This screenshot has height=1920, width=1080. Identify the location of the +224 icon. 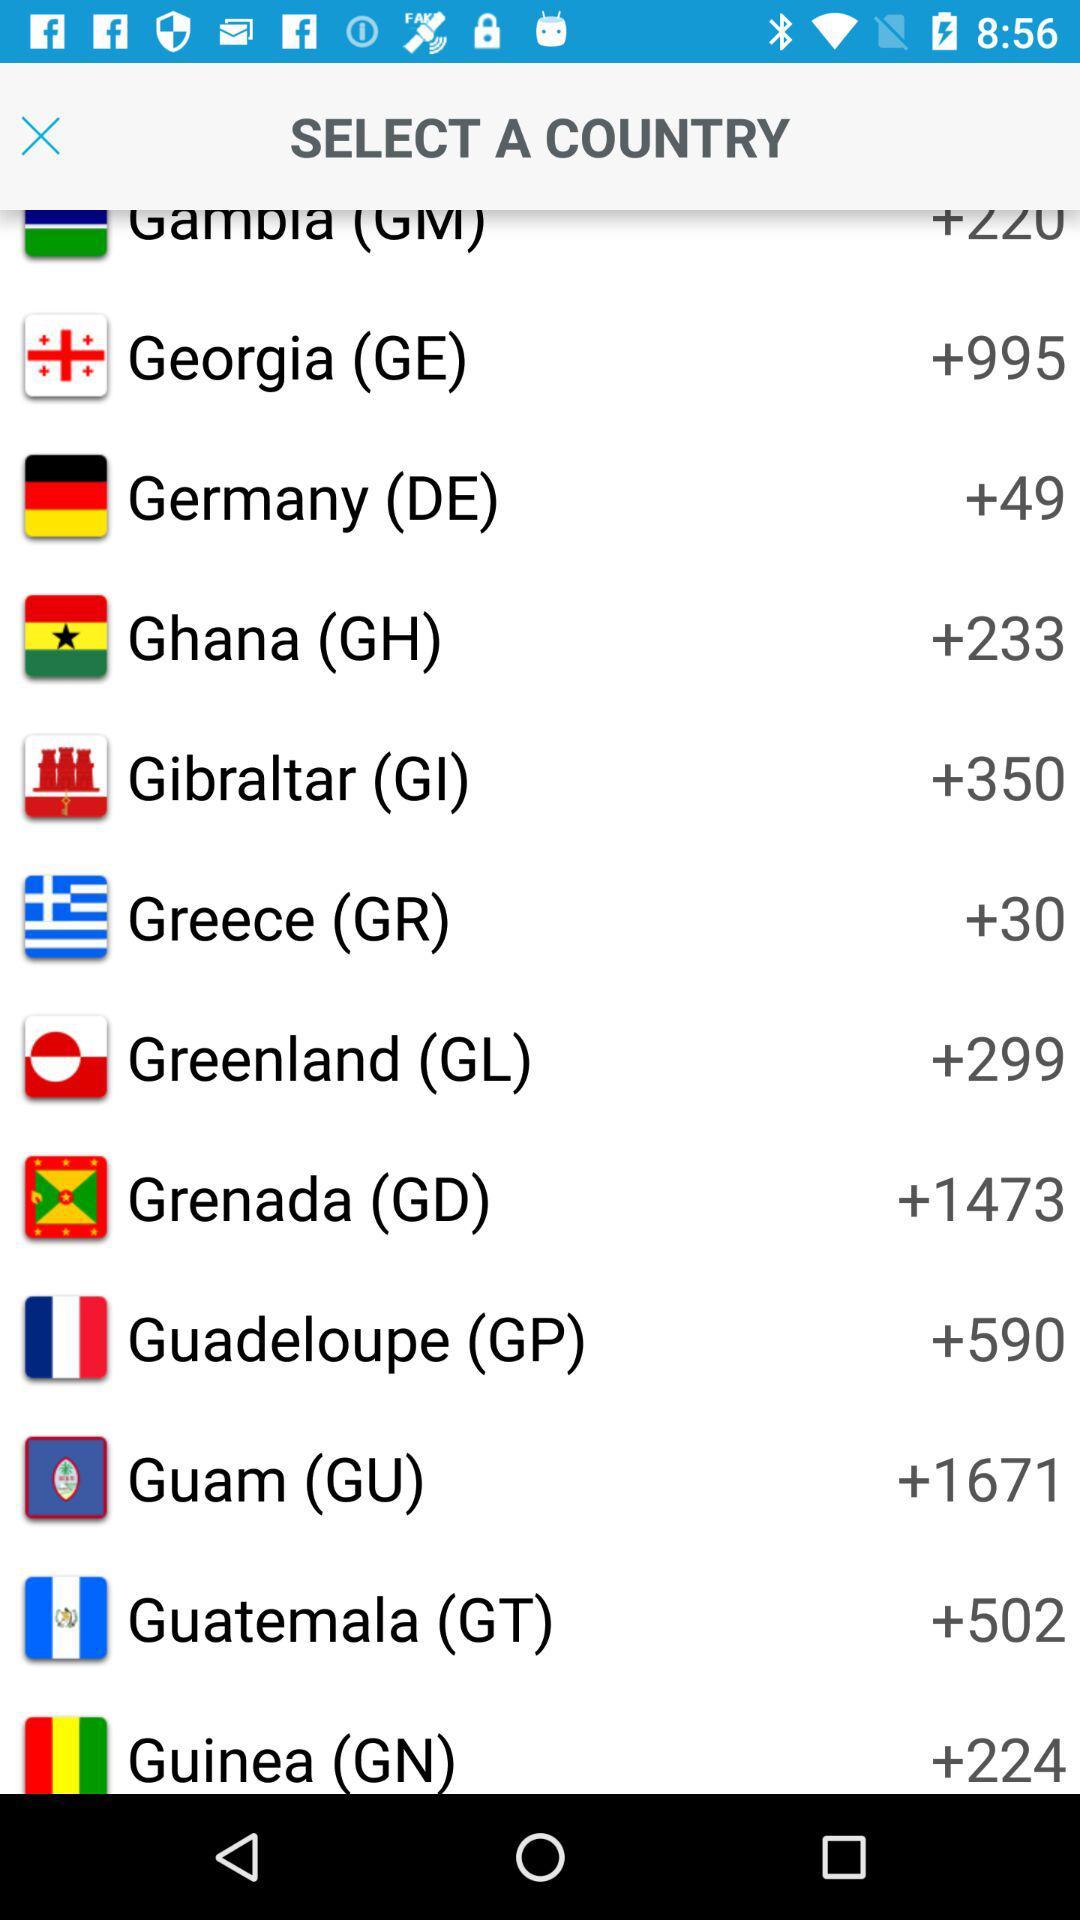
(998, 1754).